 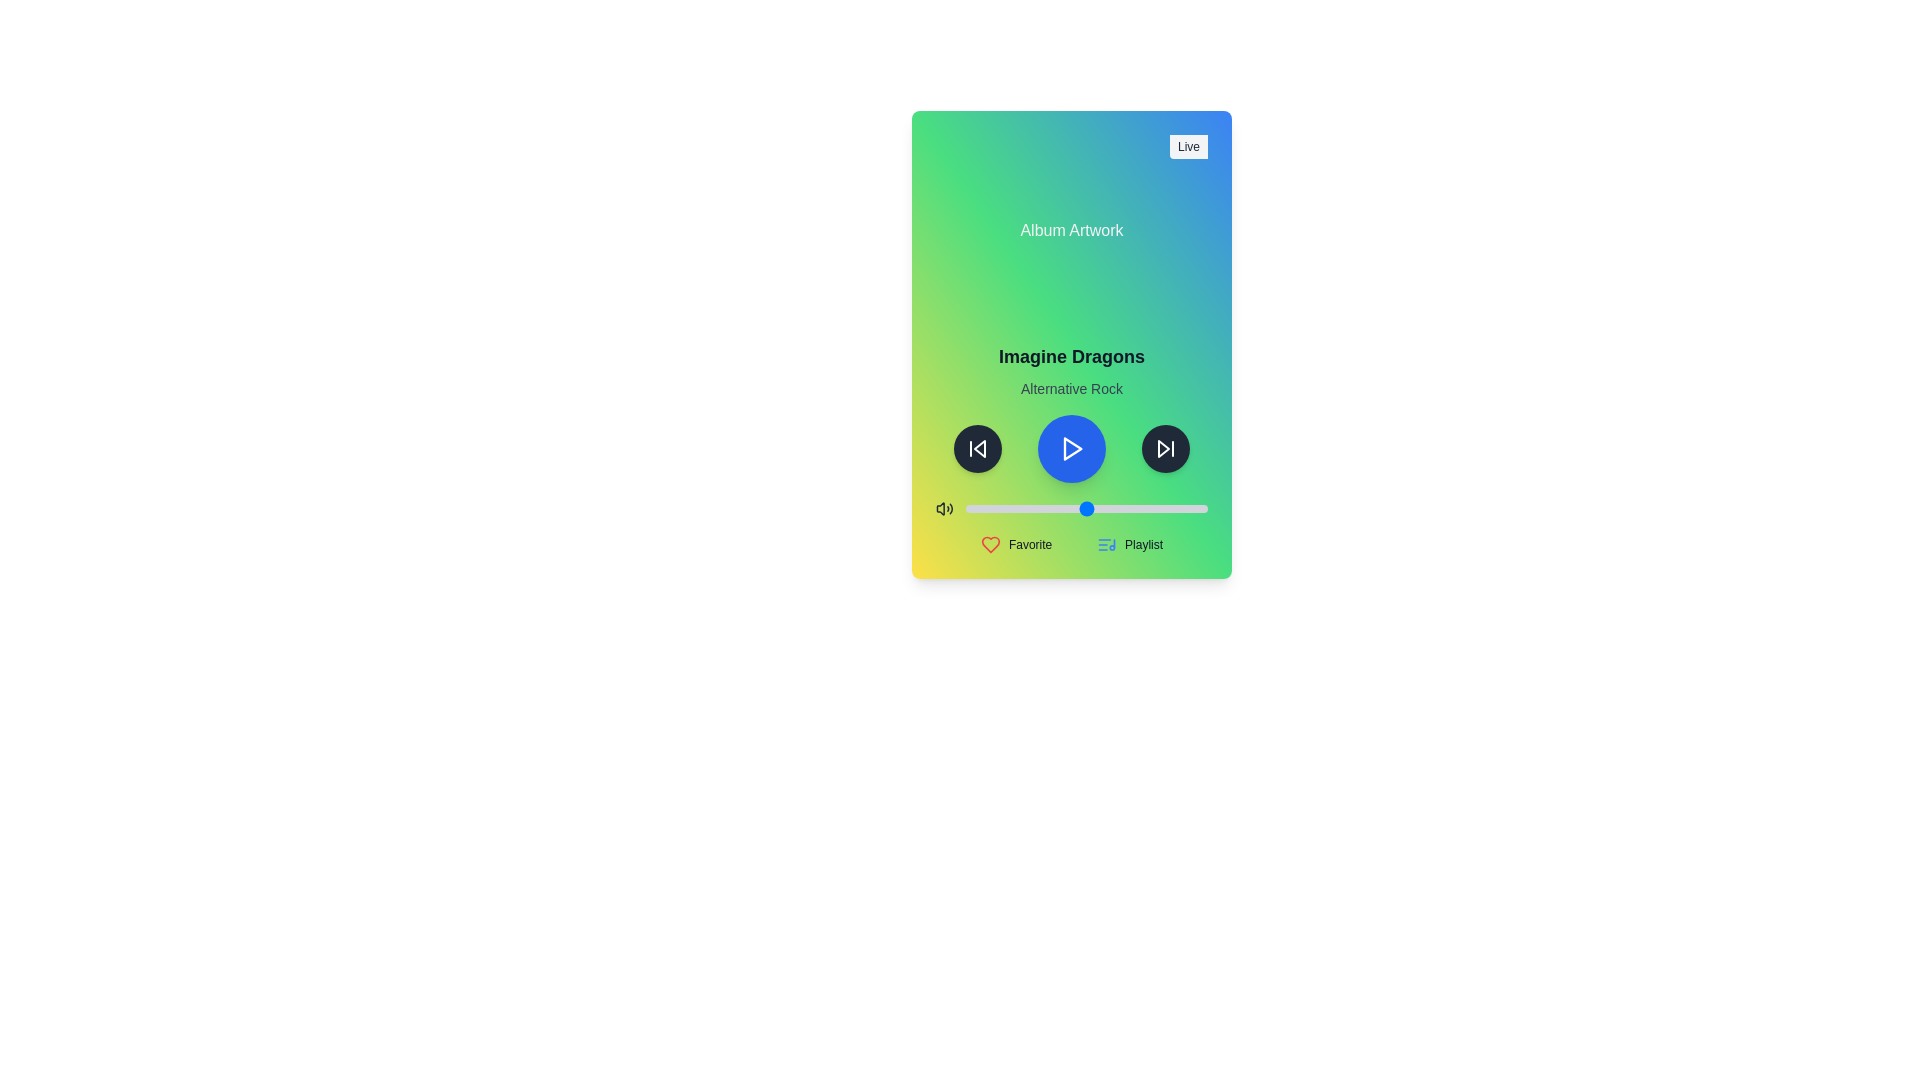 I want to click on the red heart icon labeled 'Favorite' located in the bottom-left corner of the card interface, positioned, so click(x=1016, y=544).